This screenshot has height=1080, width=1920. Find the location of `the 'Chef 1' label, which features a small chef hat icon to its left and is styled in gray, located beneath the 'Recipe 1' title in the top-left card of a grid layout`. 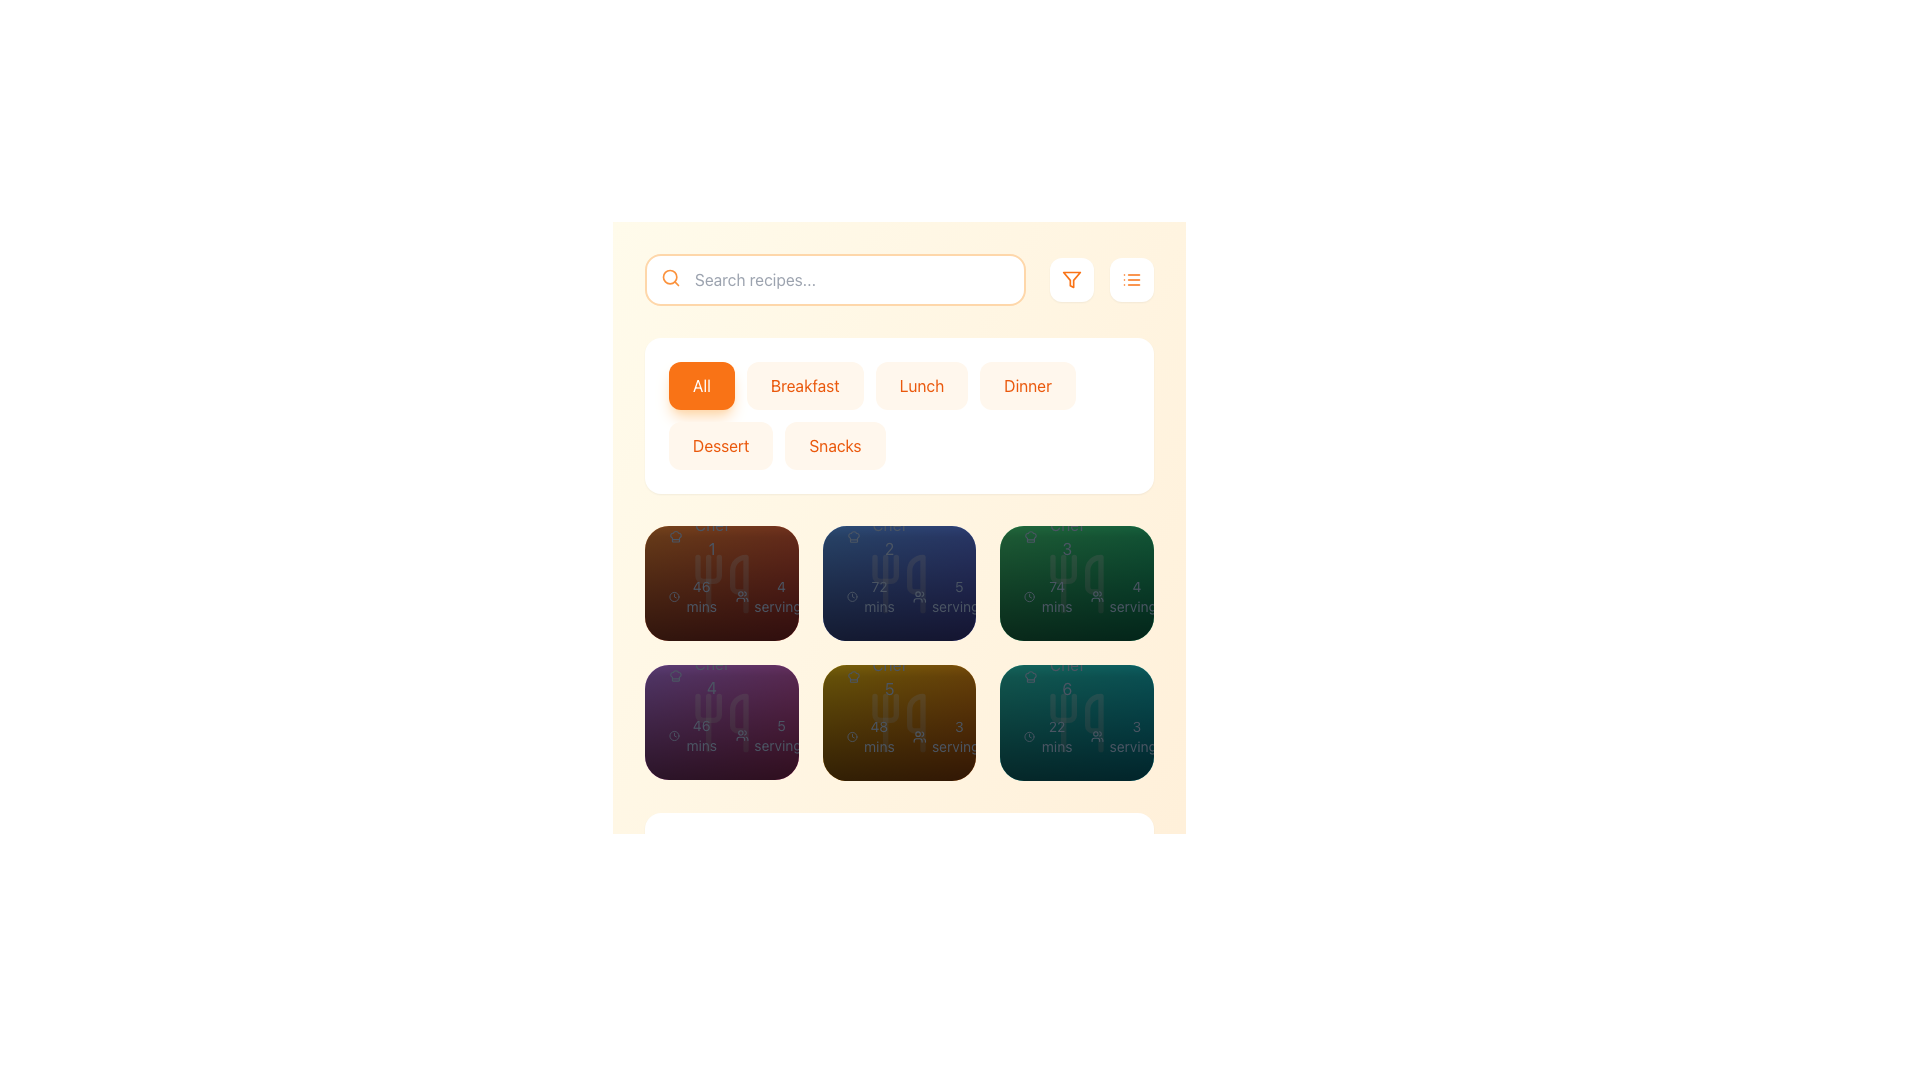

the 'Chef 1' label, which features a small chef hat icon to its left and is styled in gray, located beneath the 'Recipe 1' title in the top-left card of a grid layout is located at coordinates (700, 536).